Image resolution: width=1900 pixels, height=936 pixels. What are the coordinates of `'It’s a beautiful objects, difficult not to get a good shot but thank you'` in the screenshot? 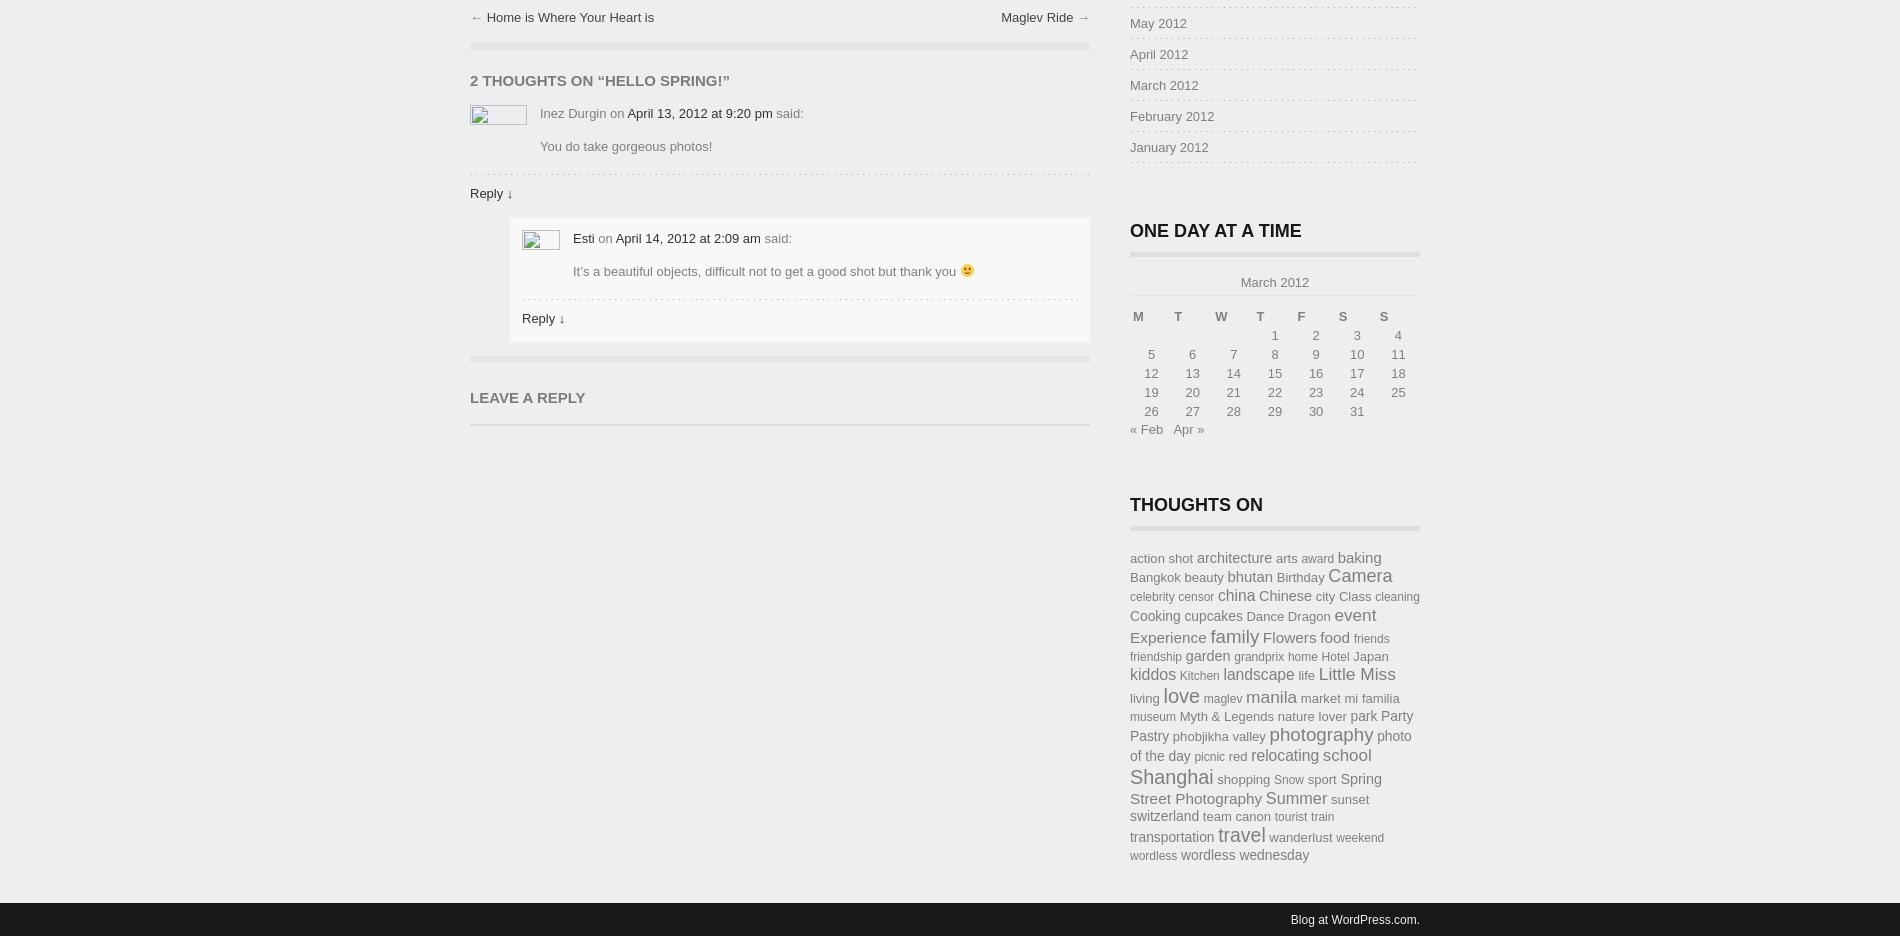 It's located at (765, 269).